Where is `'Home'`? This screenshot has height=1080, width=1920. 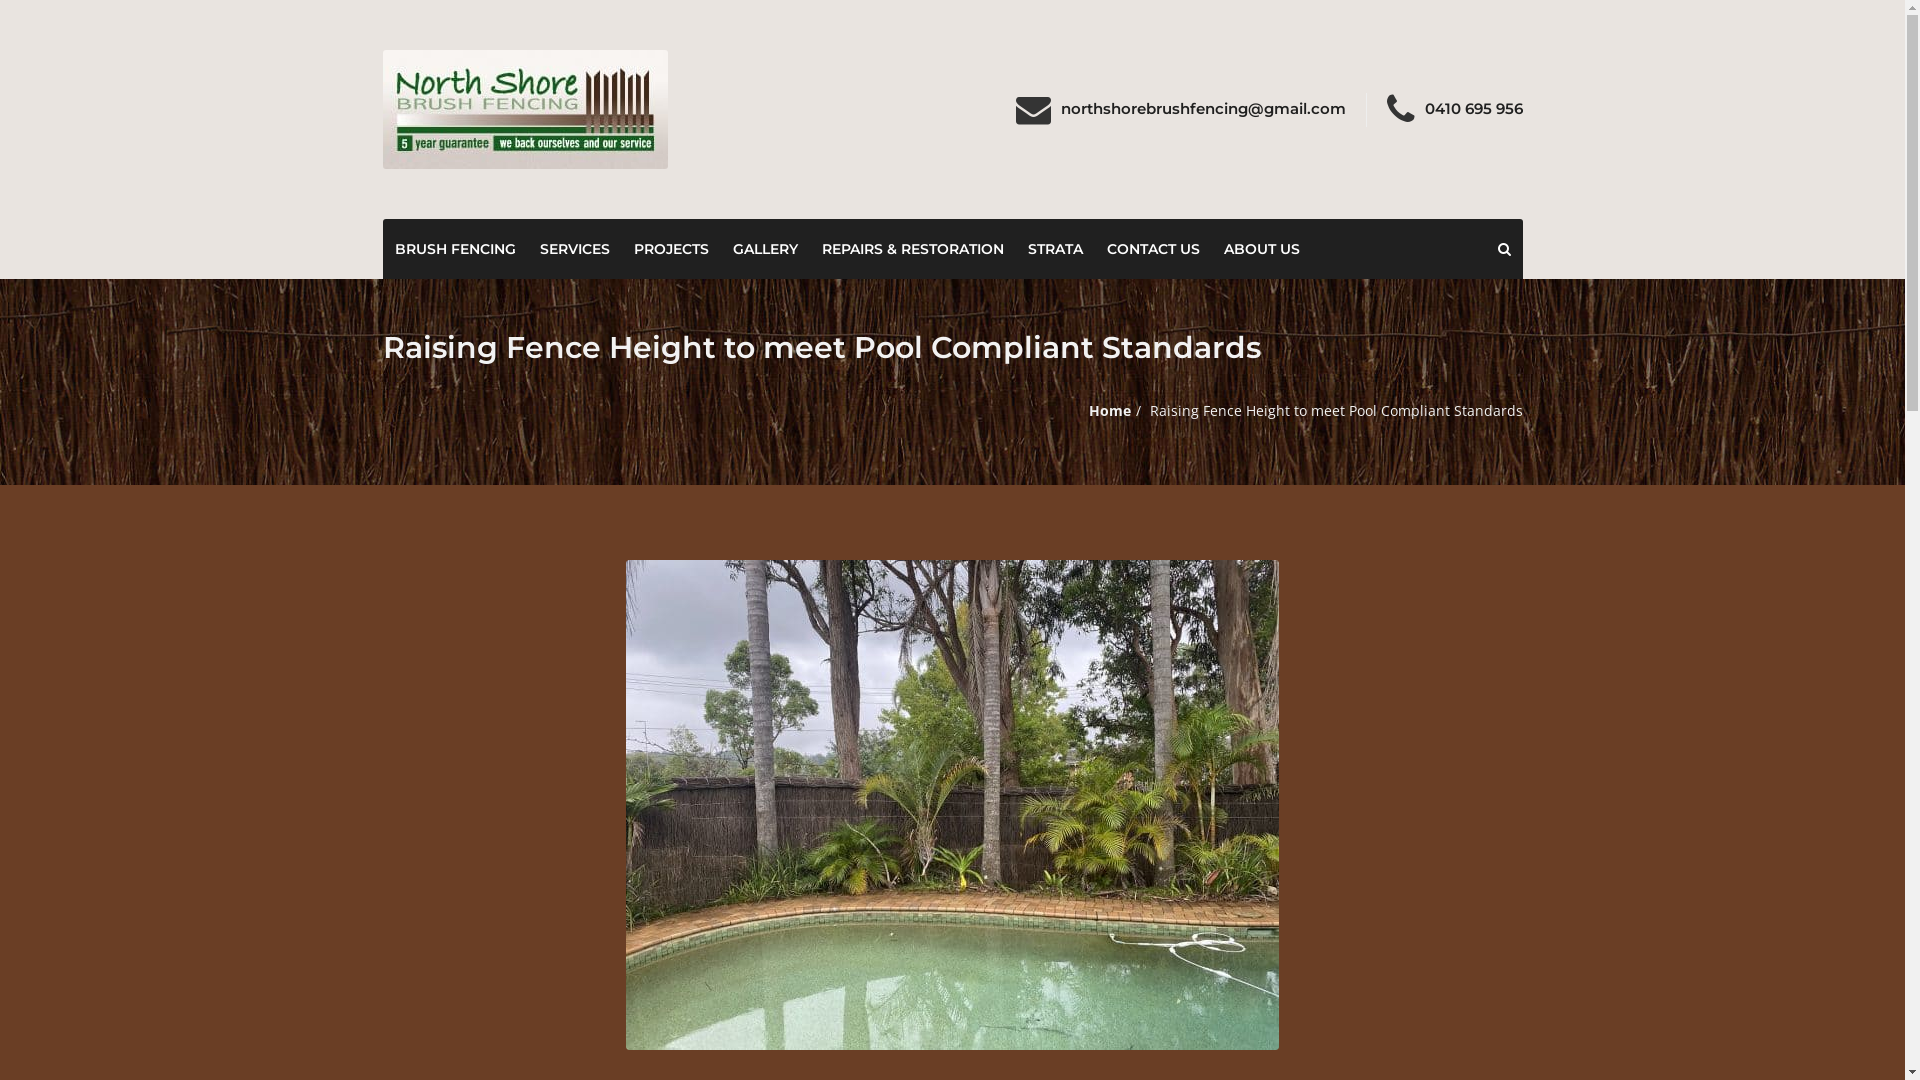 'Home' is located at coordinates (1107, 408).